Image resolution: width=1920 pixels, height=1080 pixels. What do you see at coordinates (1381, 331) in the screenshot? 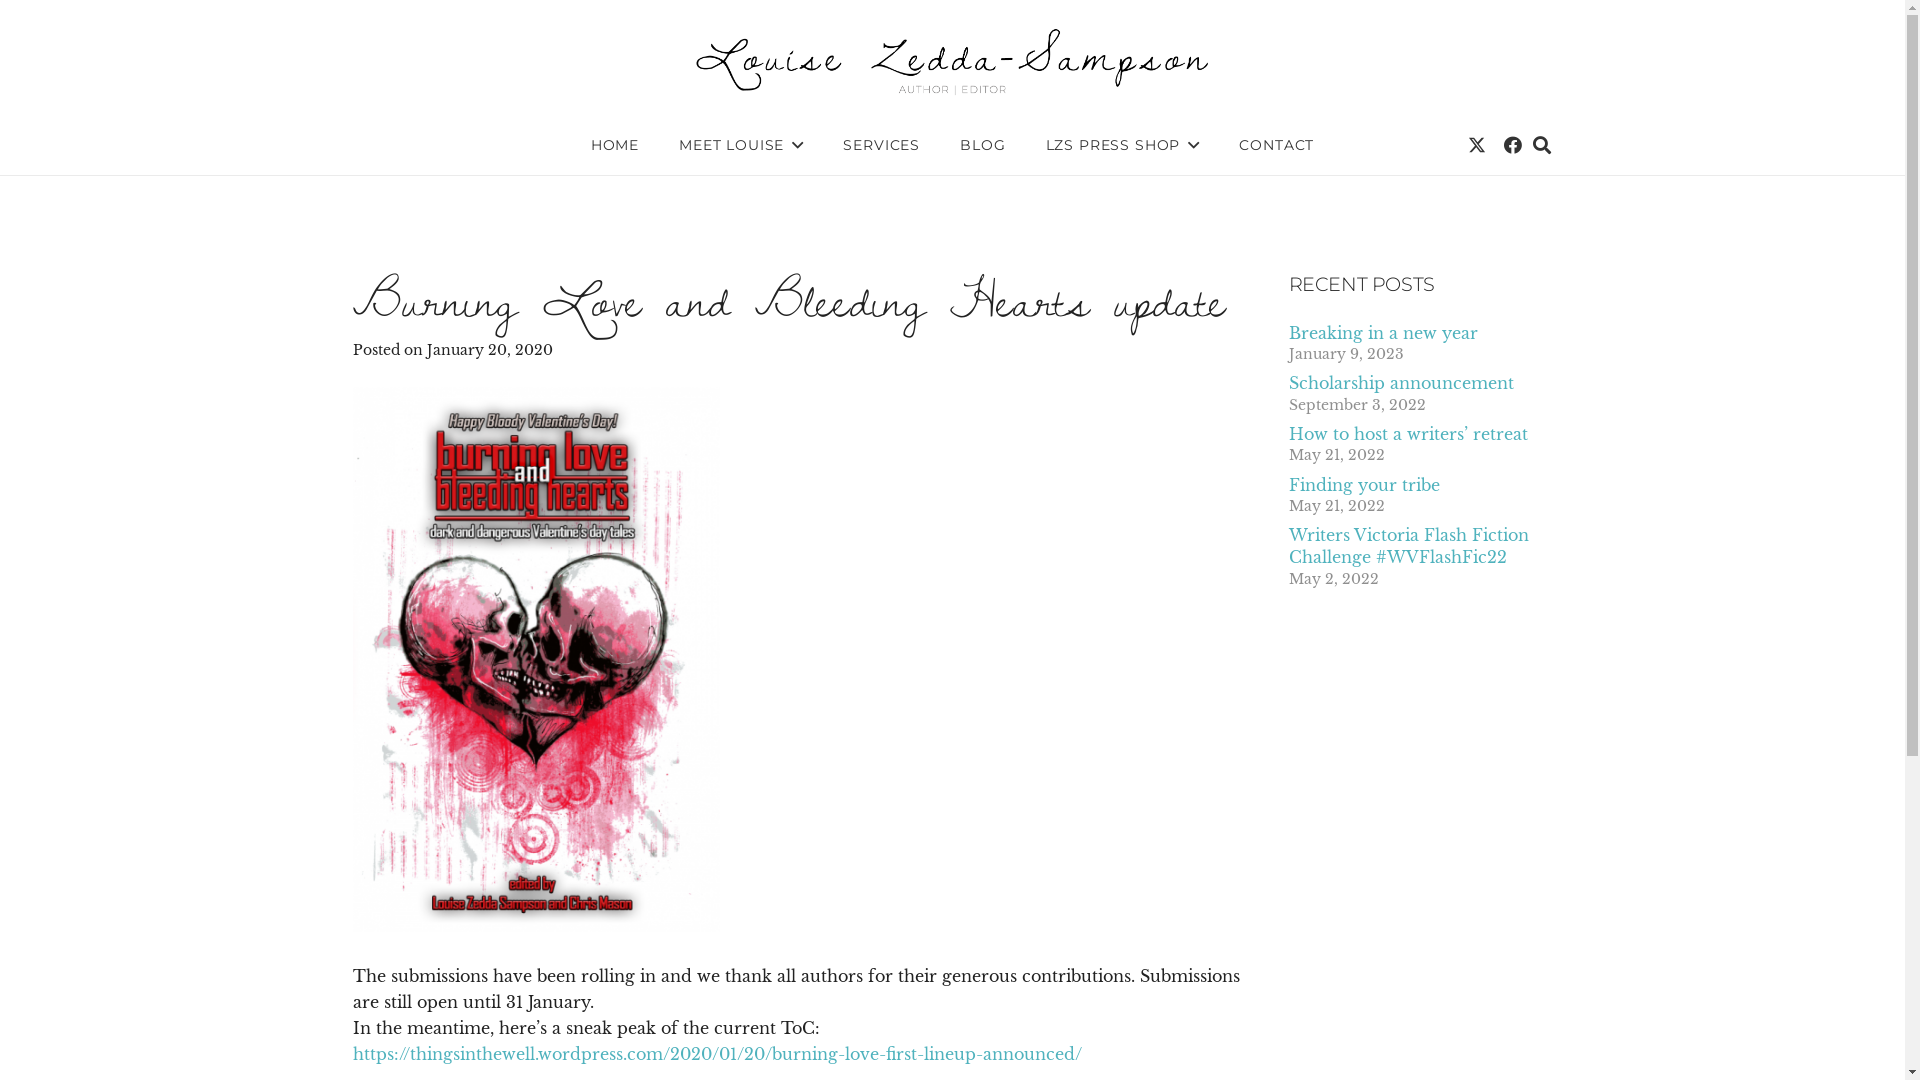
I see `'Breaking in a new year'` at bounding box center [1381, 331].